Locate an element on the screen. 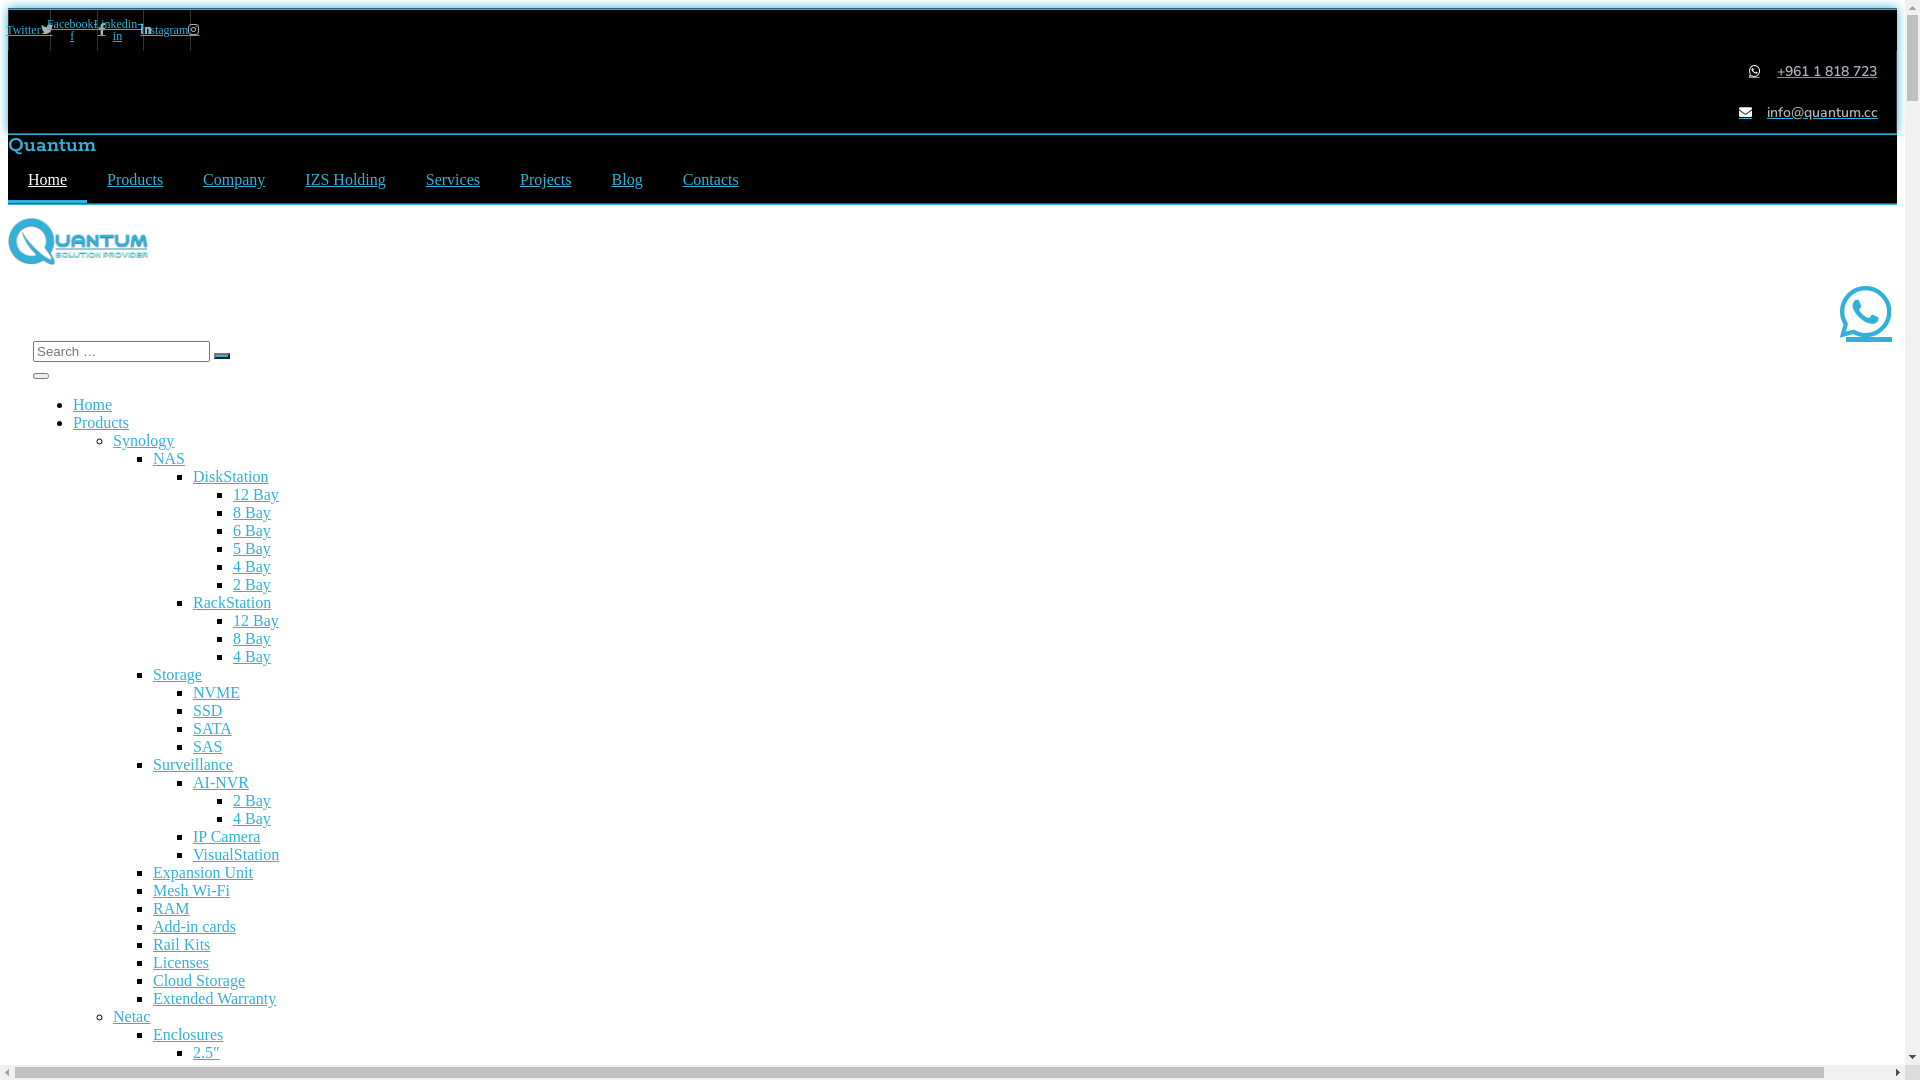  'USB Type A' is located at coordinates (233, 1069).